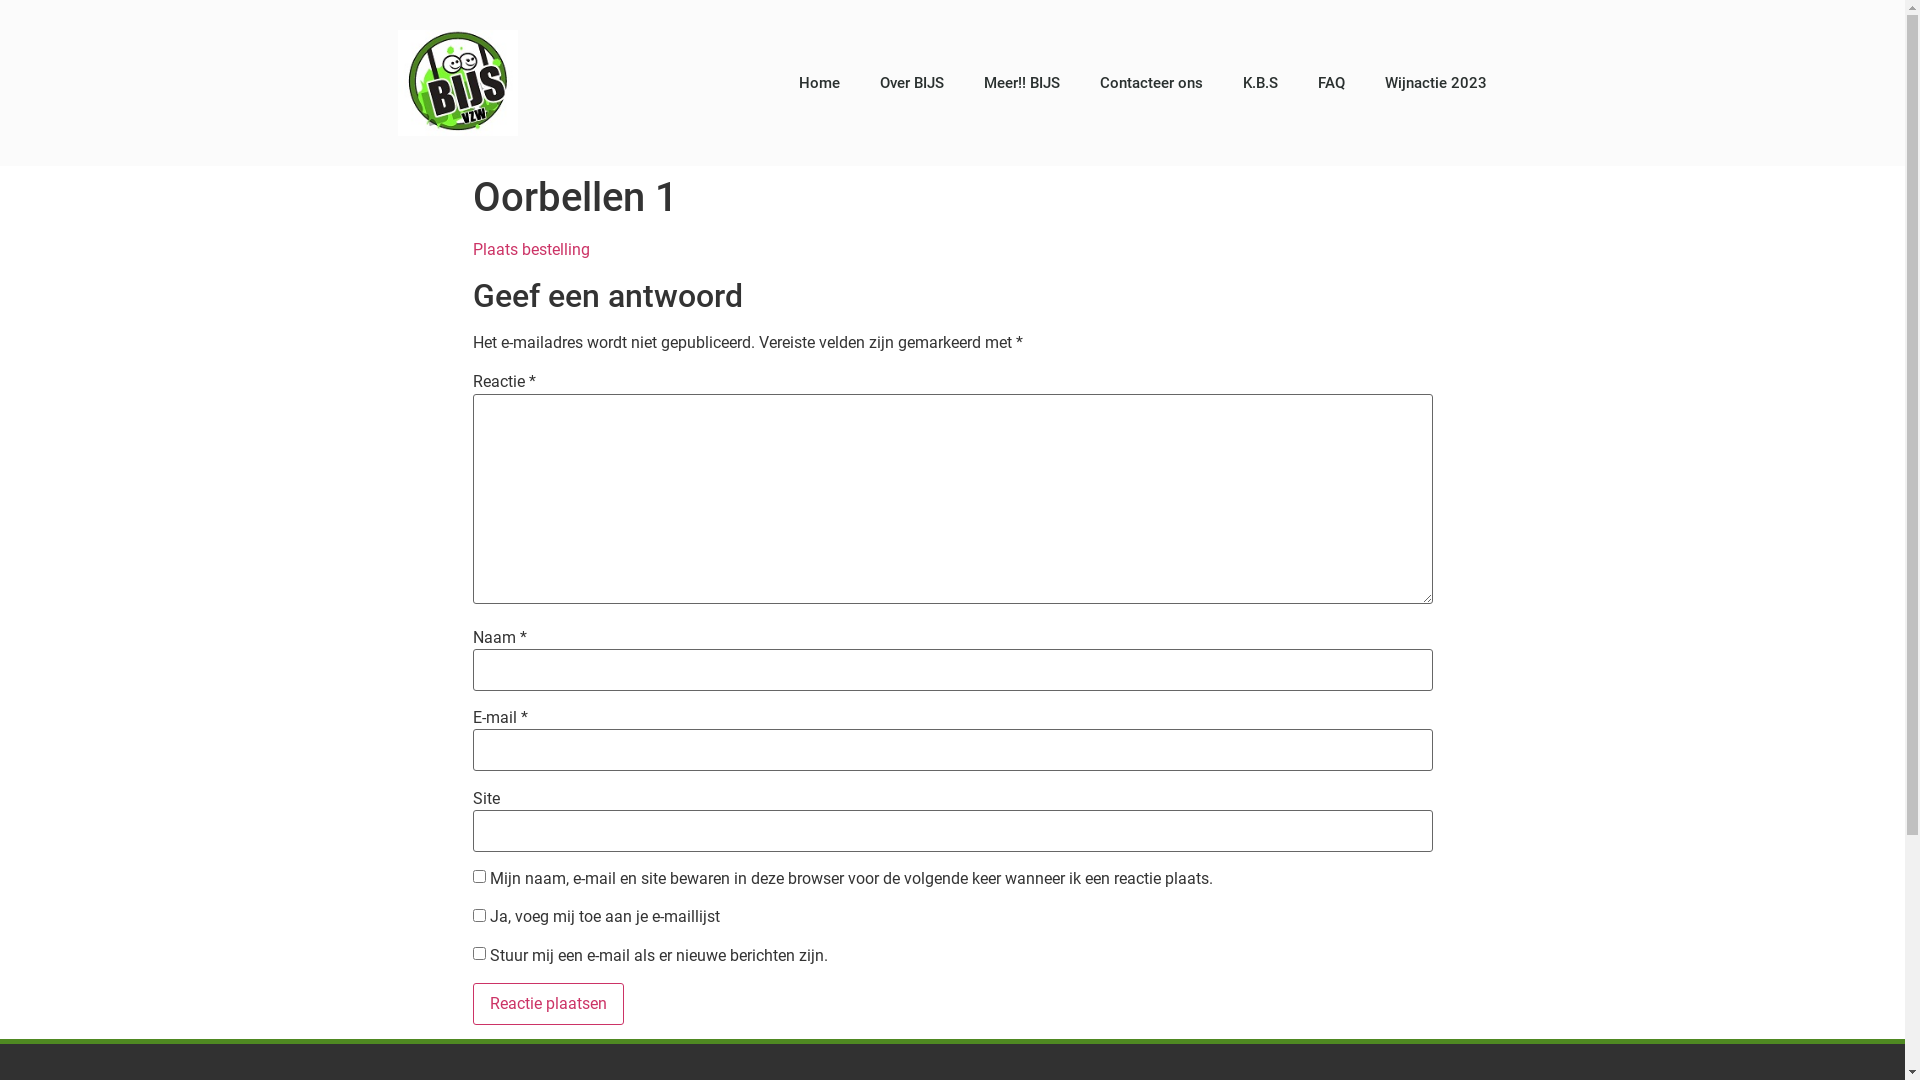  What do you see at coordinates (1222, 82) in the screenshot?
I see `'K.B.S'` at bounding box center [1222, 82].